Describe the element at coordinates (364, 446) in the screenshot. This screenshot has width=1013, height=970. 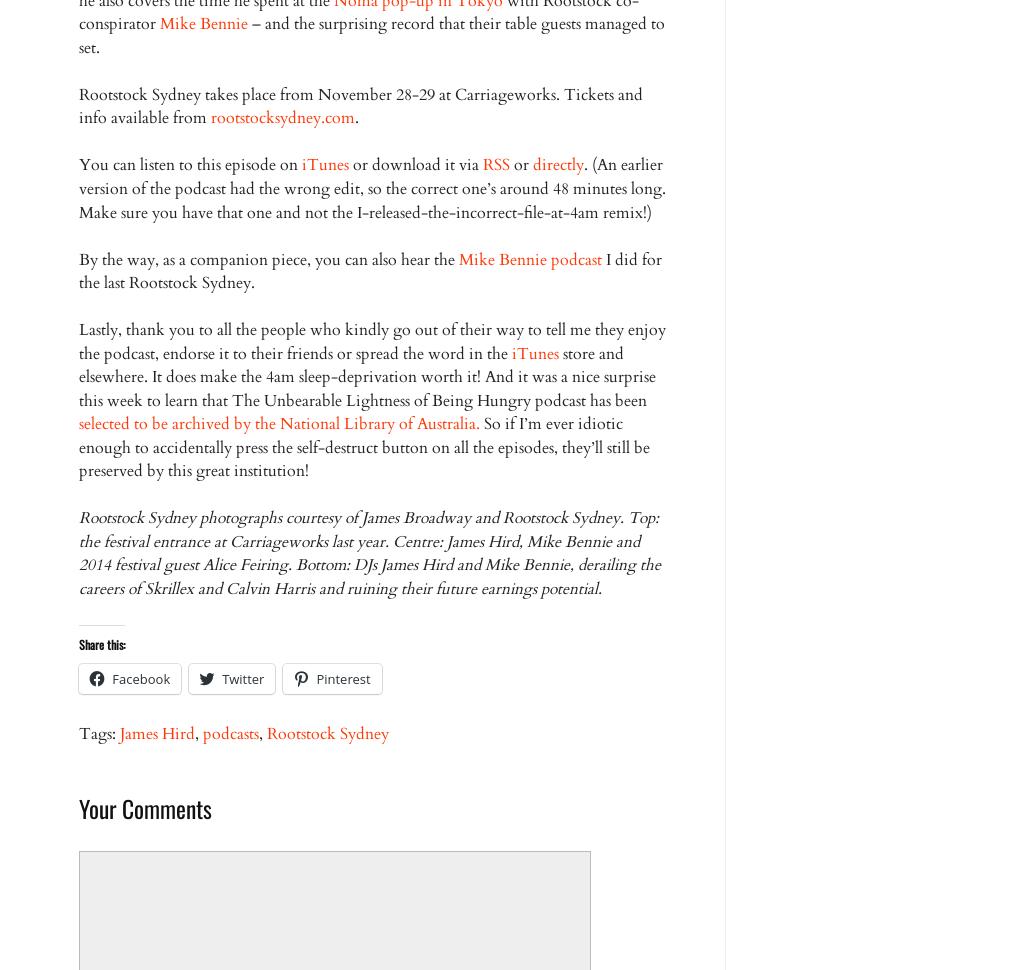
I see `'So if I’m ever idiotic enough to accidentally press the self-destruct button on all the episodes, they’ll still be preserved by this great institution!'` at that location.